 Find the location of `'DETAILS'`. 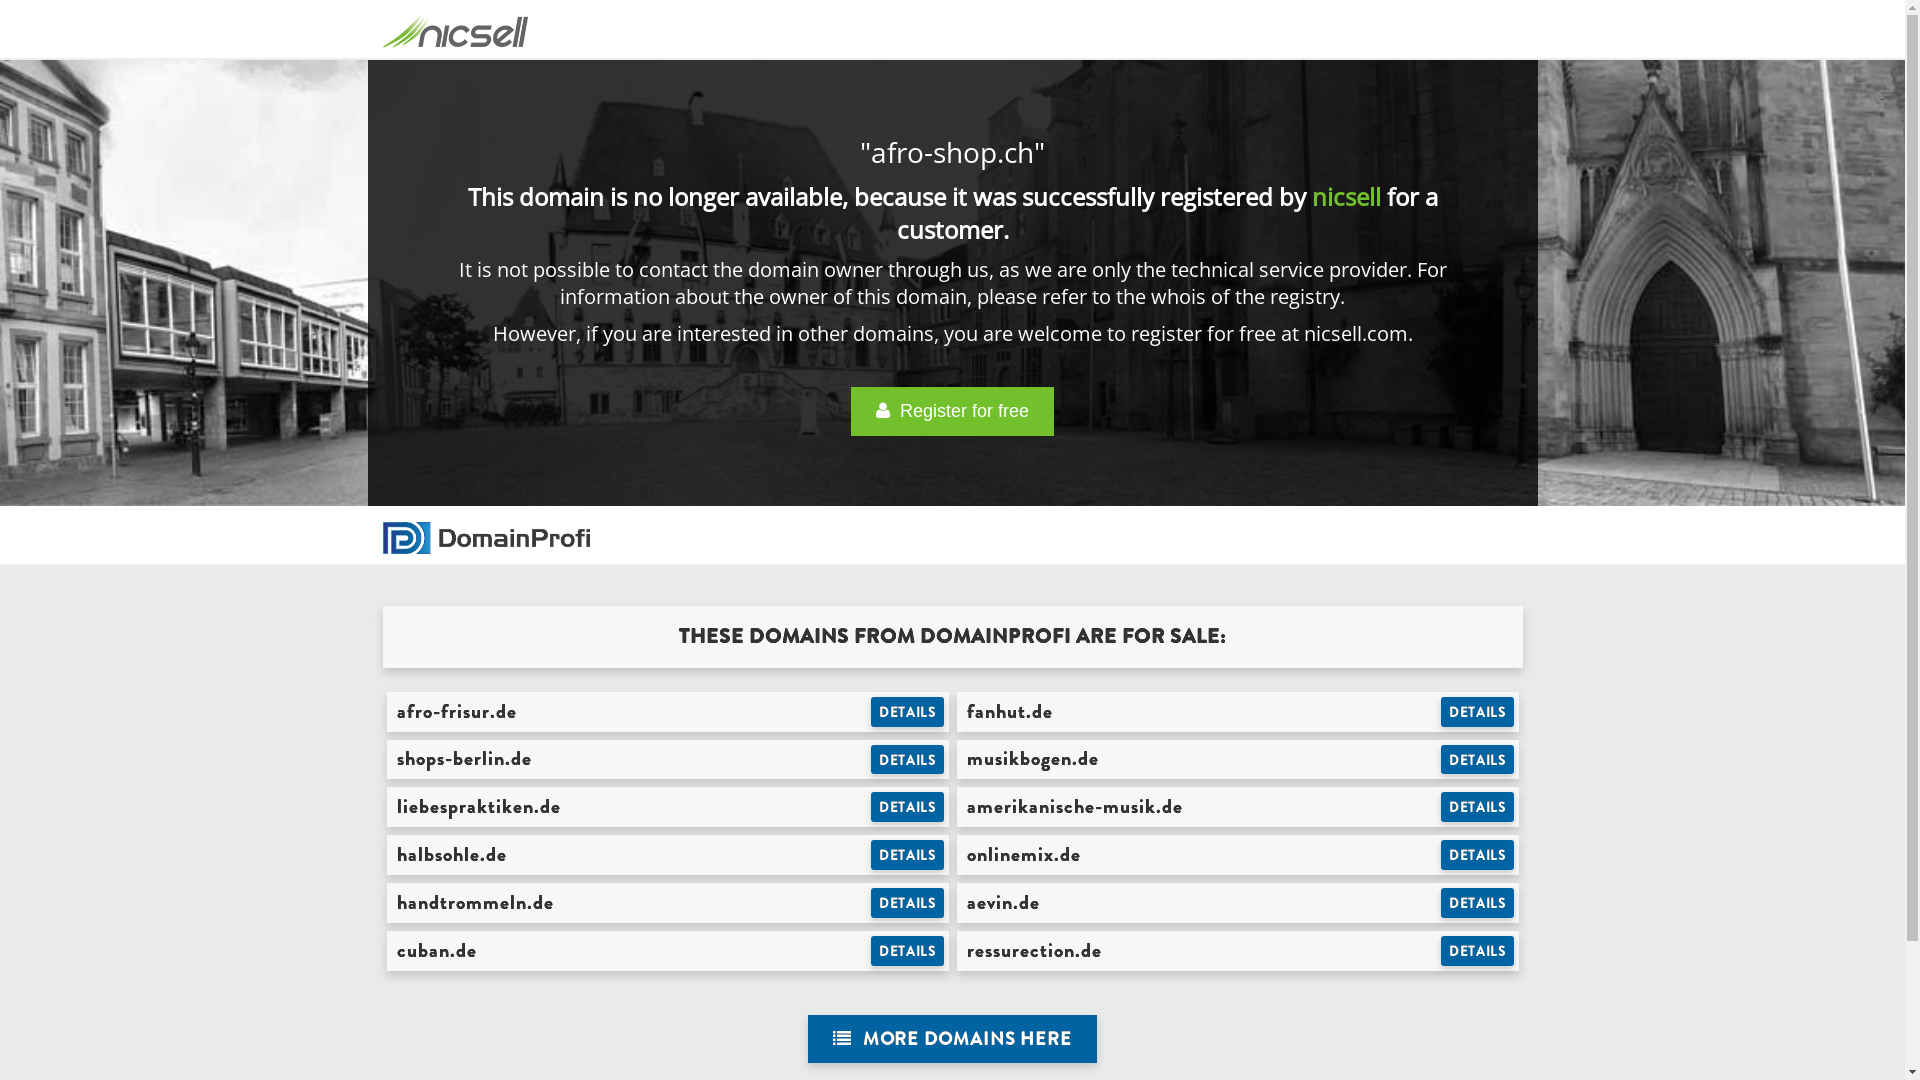

'DETAILS' is located at coordinates (870, 805).